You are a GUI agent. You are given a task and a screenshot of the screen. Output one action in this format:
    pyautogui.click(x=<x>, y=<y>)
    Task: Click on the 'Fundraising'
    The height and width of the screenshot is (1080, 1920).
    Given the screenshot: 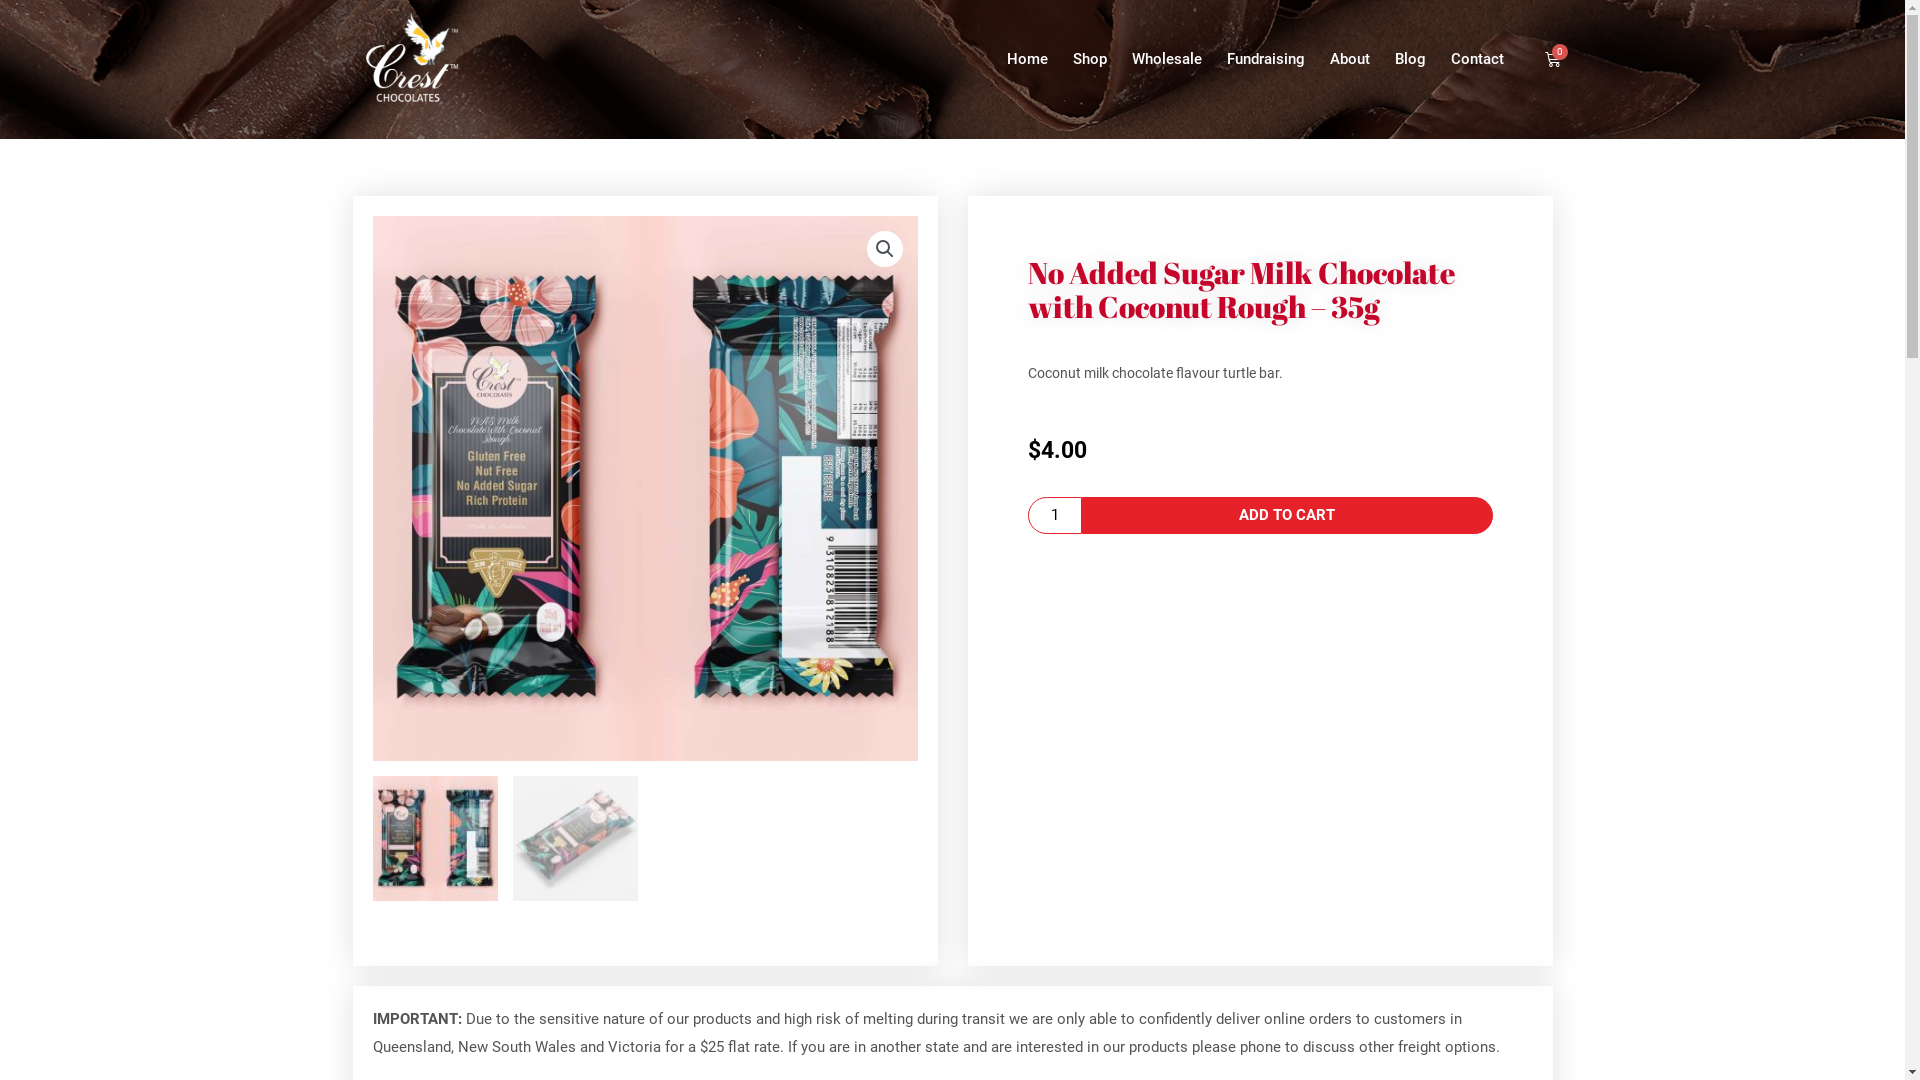 What is the action you would take?
    pyautogui.click(x=1264, y=57)
    